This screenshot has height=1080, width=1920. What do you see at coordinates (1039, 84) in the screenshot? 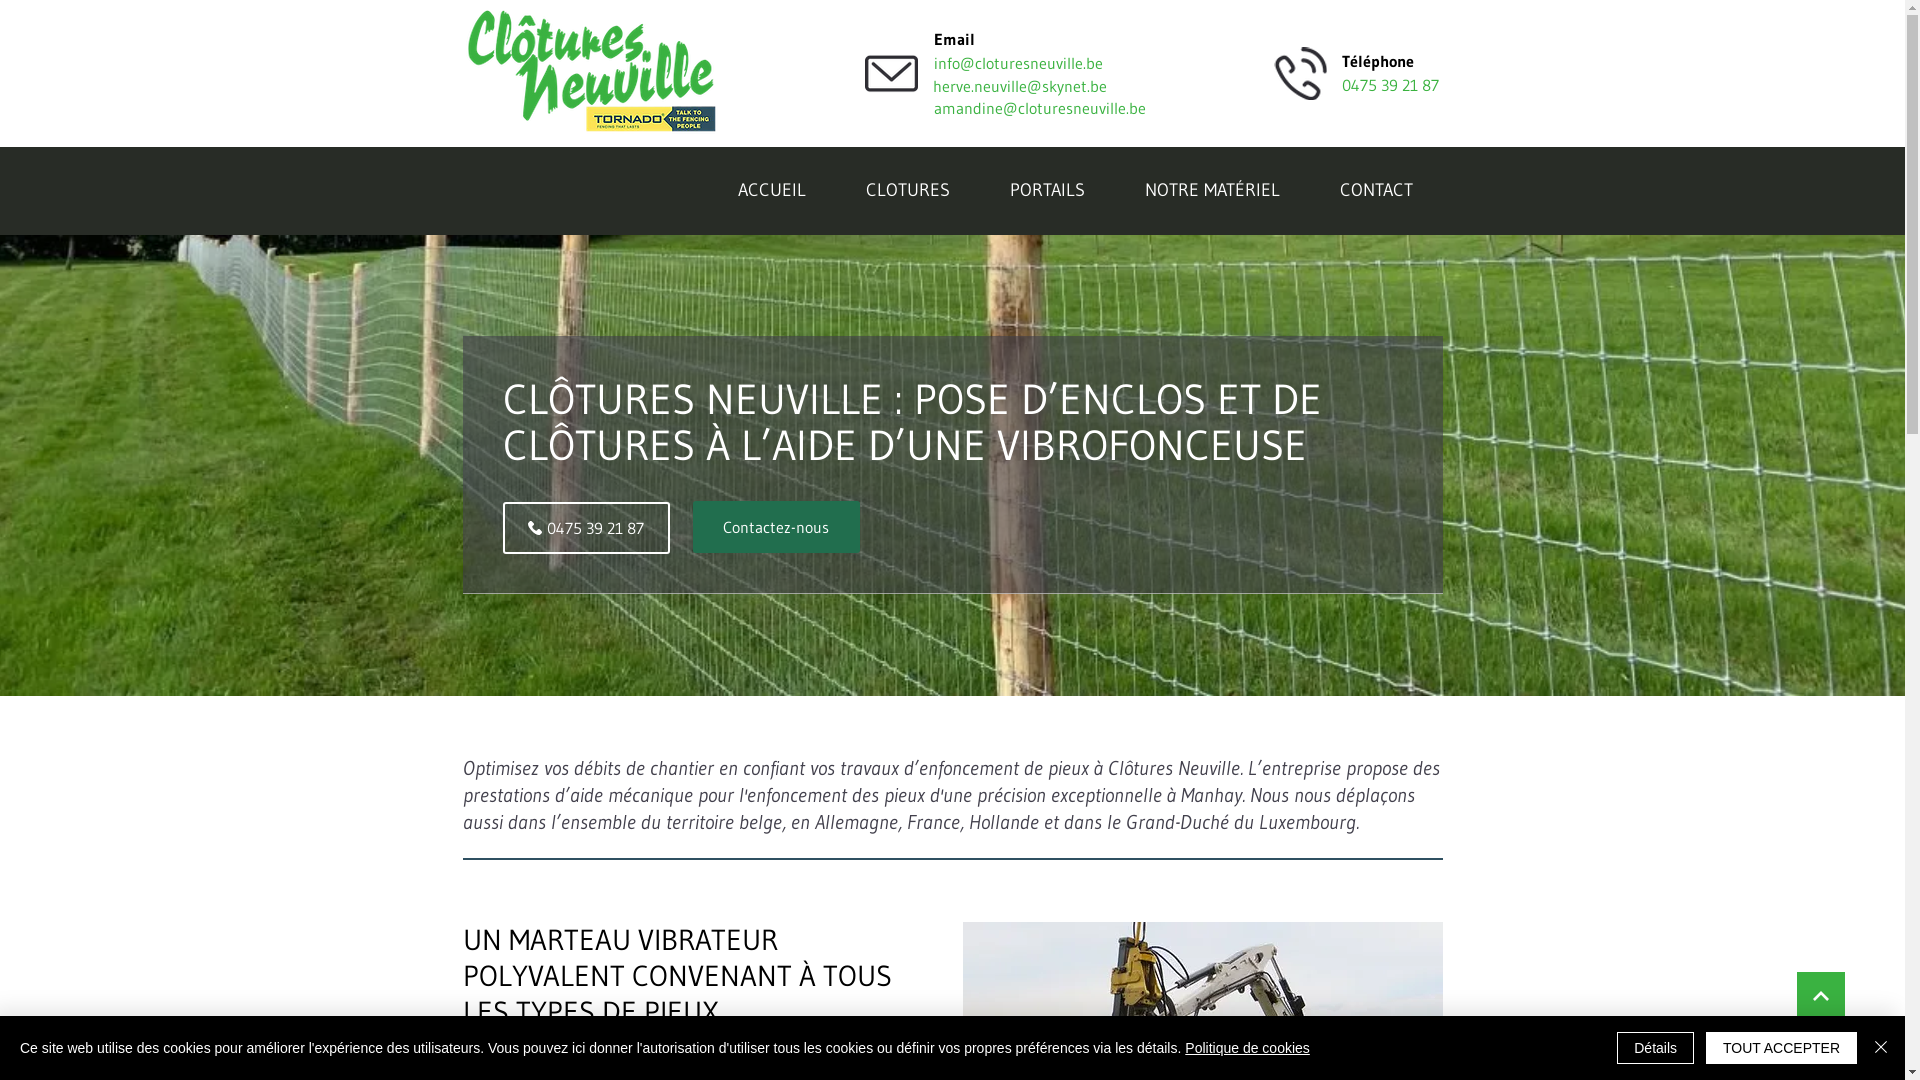
I see `'herve.neuville@skynet.be'` at bounding box center [1039, 84].